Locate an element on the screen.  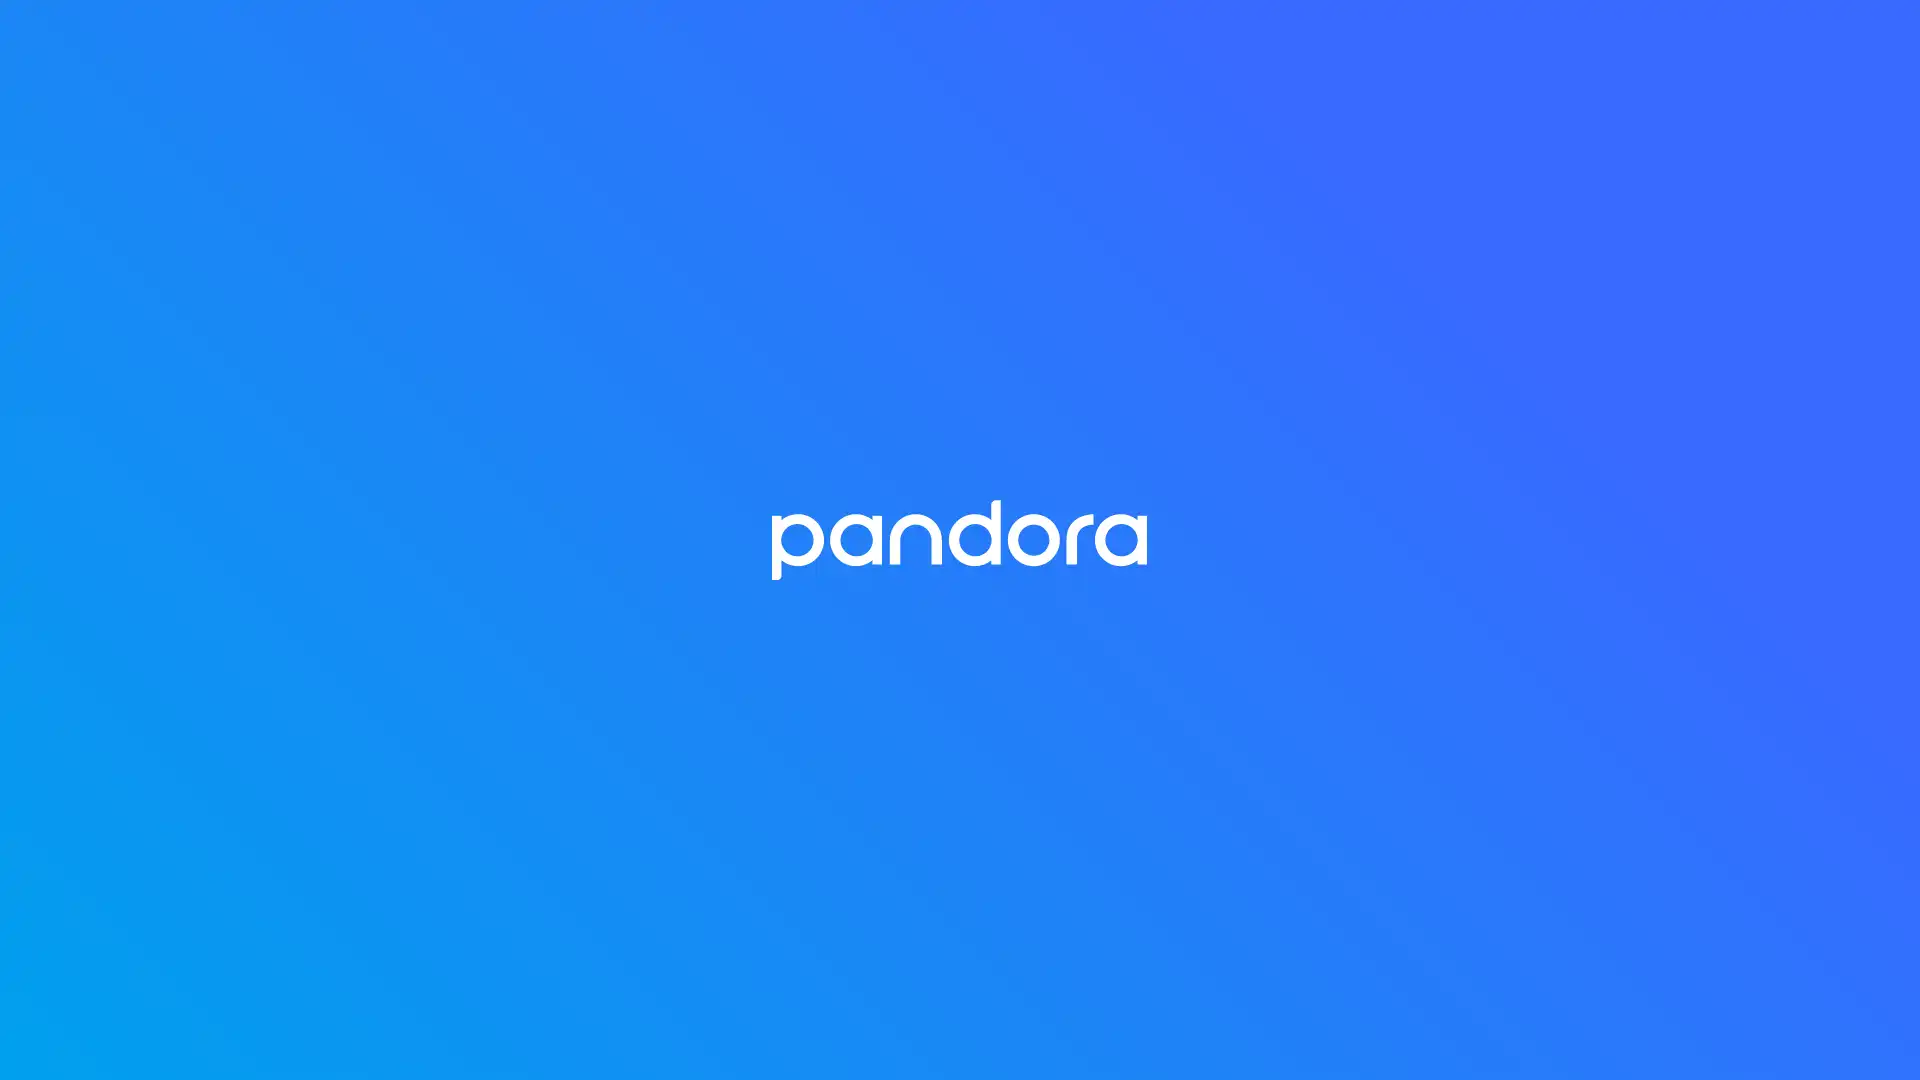
Play 5. Sovereignty, Indigenousness, and Defied Expectations 5. Sovereignty, Indigenousness, and Defied Expectations Nov 18, 2020 32:54 more ... Indigenous people have played a crucial role in shaping modern culture  from art to athletics to automobiles  yet they have largely been excluded from the American narrative. In this episode of The Veritas Lab, we sit down with Professor Philip Deloria  the first tenured professor of Native American studies at Harvard  to learn more about how indigenous studies contributes to the rise of ethnic studies, and how it challenges our very understanding of the United States as a nation. Presented by the Harvard Crimson. Hosted by Katelyn Li and Sanjana Narayanan. Produced by Amanda Su. Podcast art by Margot Shang. is located at coordinates (1285, 821).